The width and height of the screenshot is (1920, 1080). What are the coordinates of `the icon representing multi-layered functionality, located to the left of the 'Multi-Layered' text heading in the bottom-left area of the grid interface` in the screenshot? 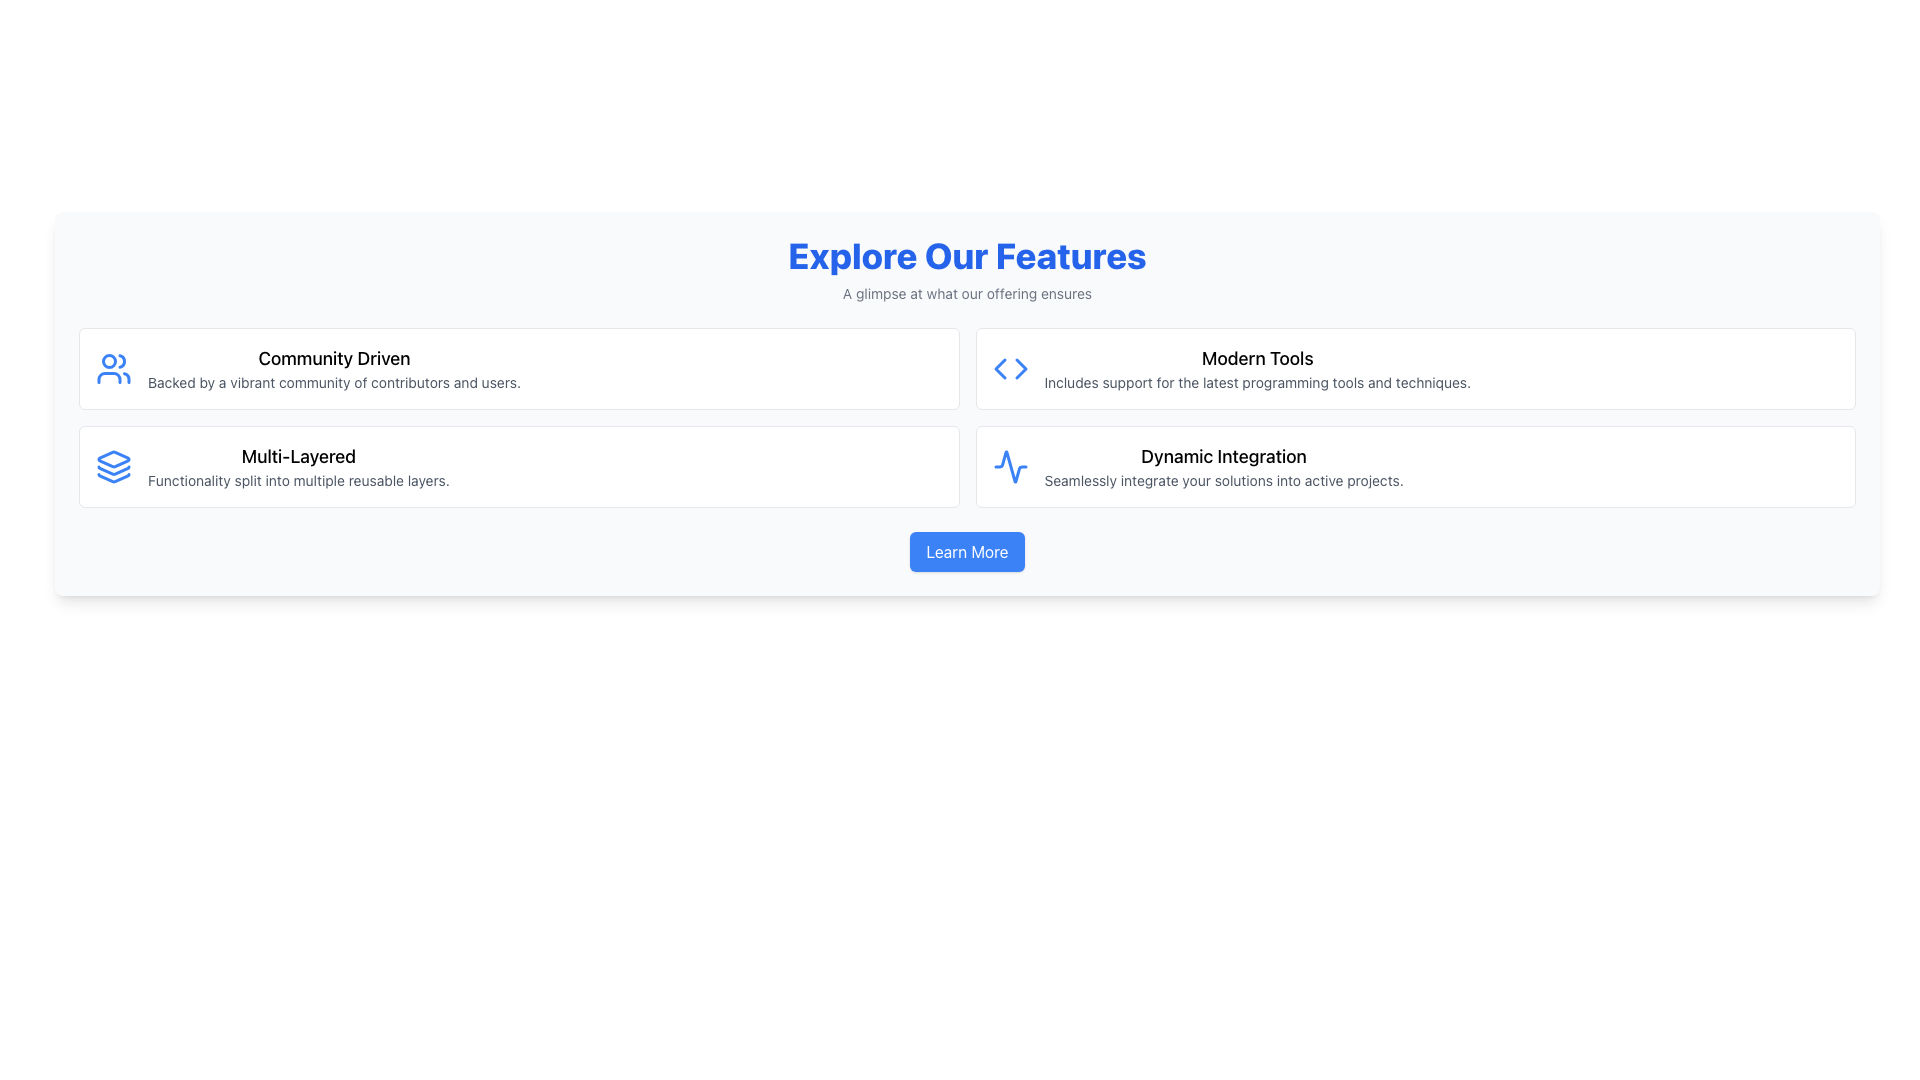 It's located at (113, 466).